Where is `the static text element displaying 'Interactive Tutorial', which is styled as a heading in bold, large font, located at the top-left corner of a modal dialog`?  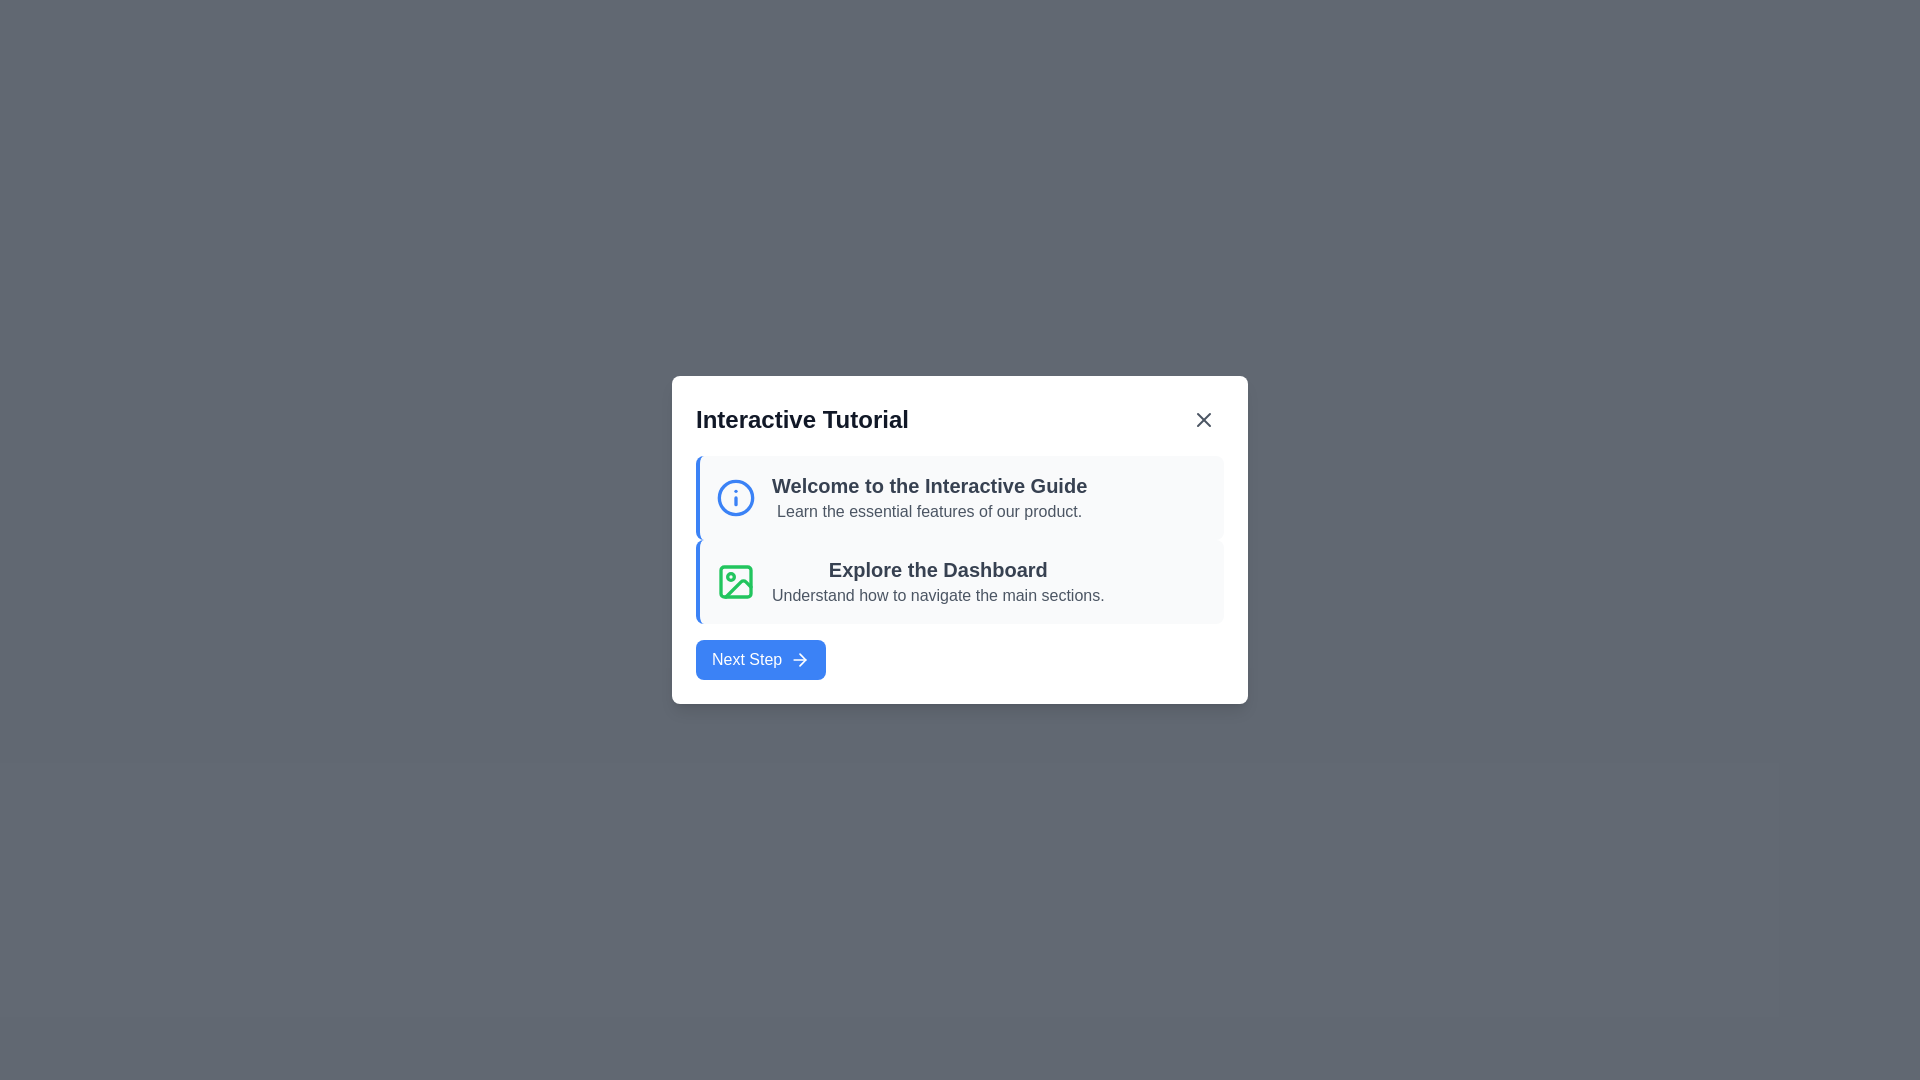
the static text element displaying 'Interactive Tutorial', which is styled as a heading in bold, large font, located at the top-left corner of a modal dialog is located at coordinates (802, 419).